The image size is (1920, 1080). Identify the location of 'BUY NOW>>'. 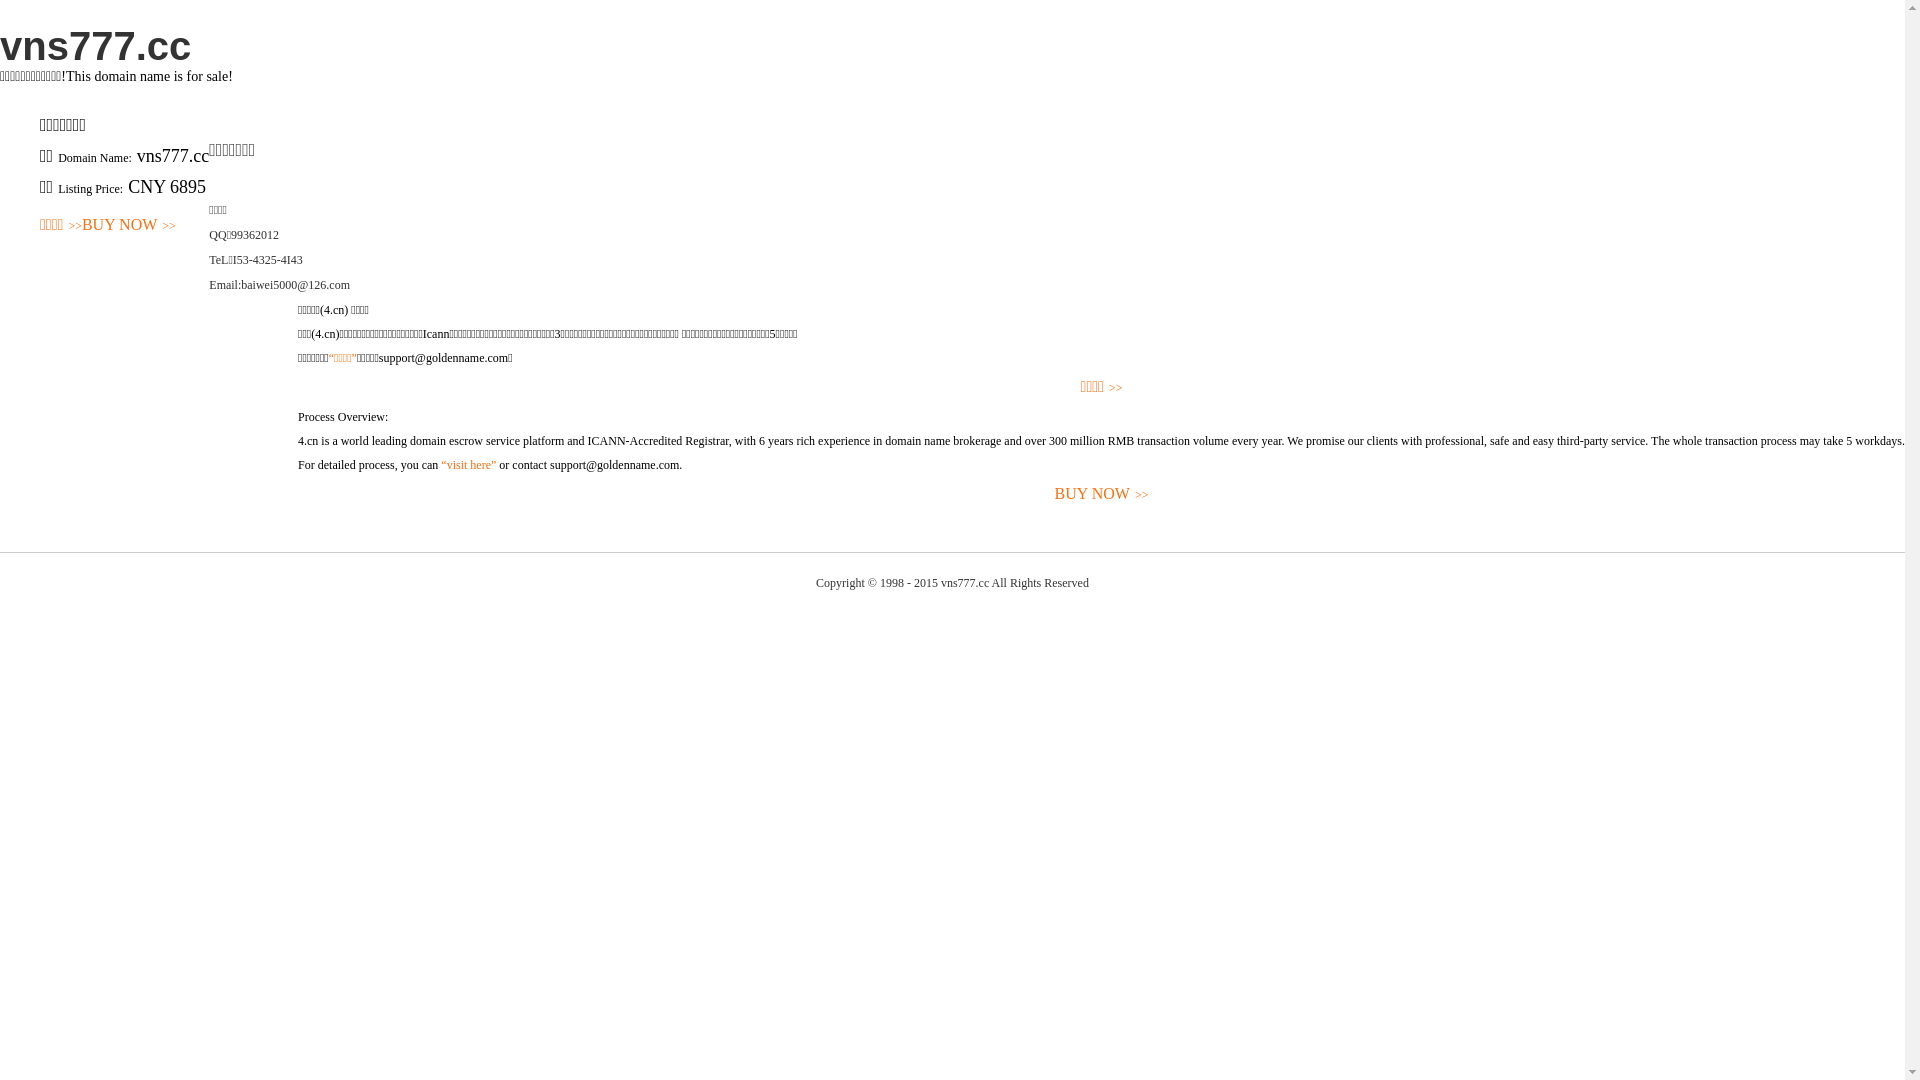
(128, 225).